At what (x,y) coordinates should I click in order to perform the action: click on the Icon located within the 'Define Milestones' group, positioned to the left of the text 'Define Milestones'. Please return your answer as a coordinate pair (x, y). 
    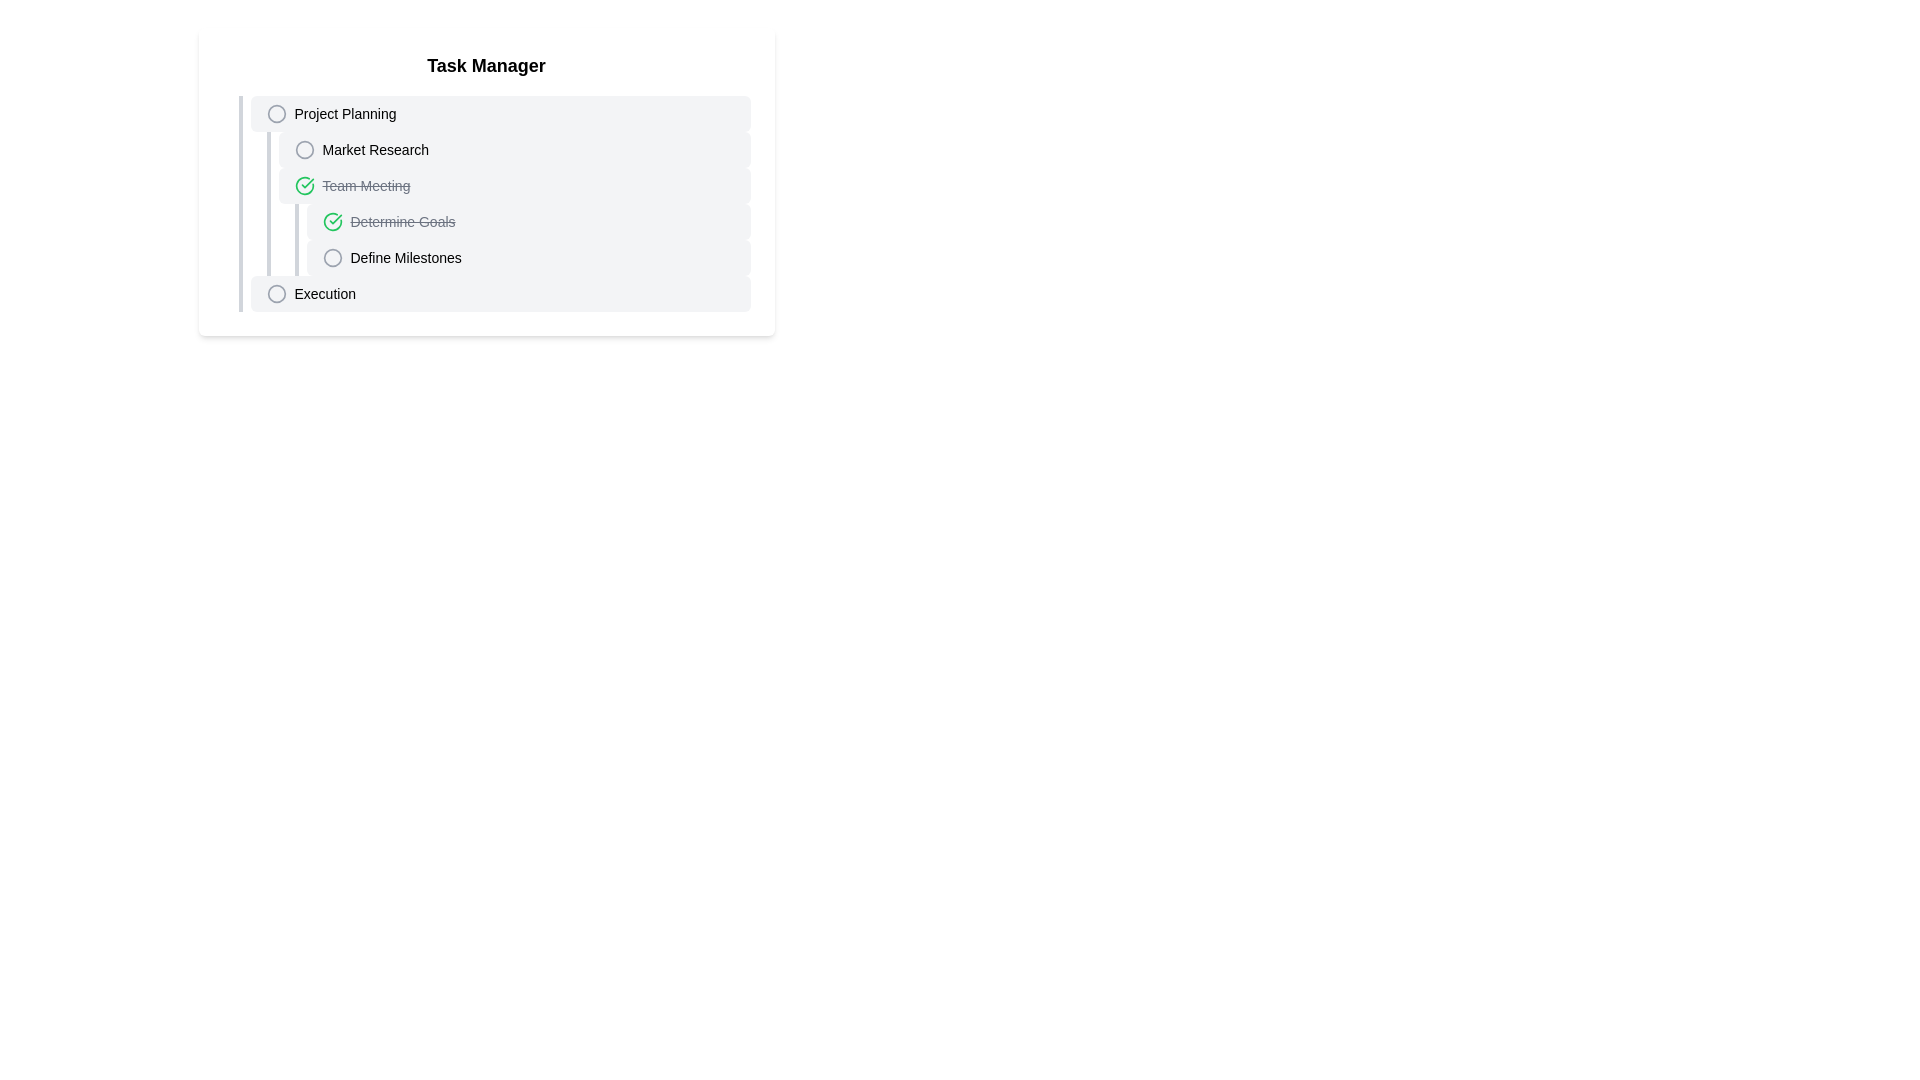
    Looking at the image, I should click on (332, 257).